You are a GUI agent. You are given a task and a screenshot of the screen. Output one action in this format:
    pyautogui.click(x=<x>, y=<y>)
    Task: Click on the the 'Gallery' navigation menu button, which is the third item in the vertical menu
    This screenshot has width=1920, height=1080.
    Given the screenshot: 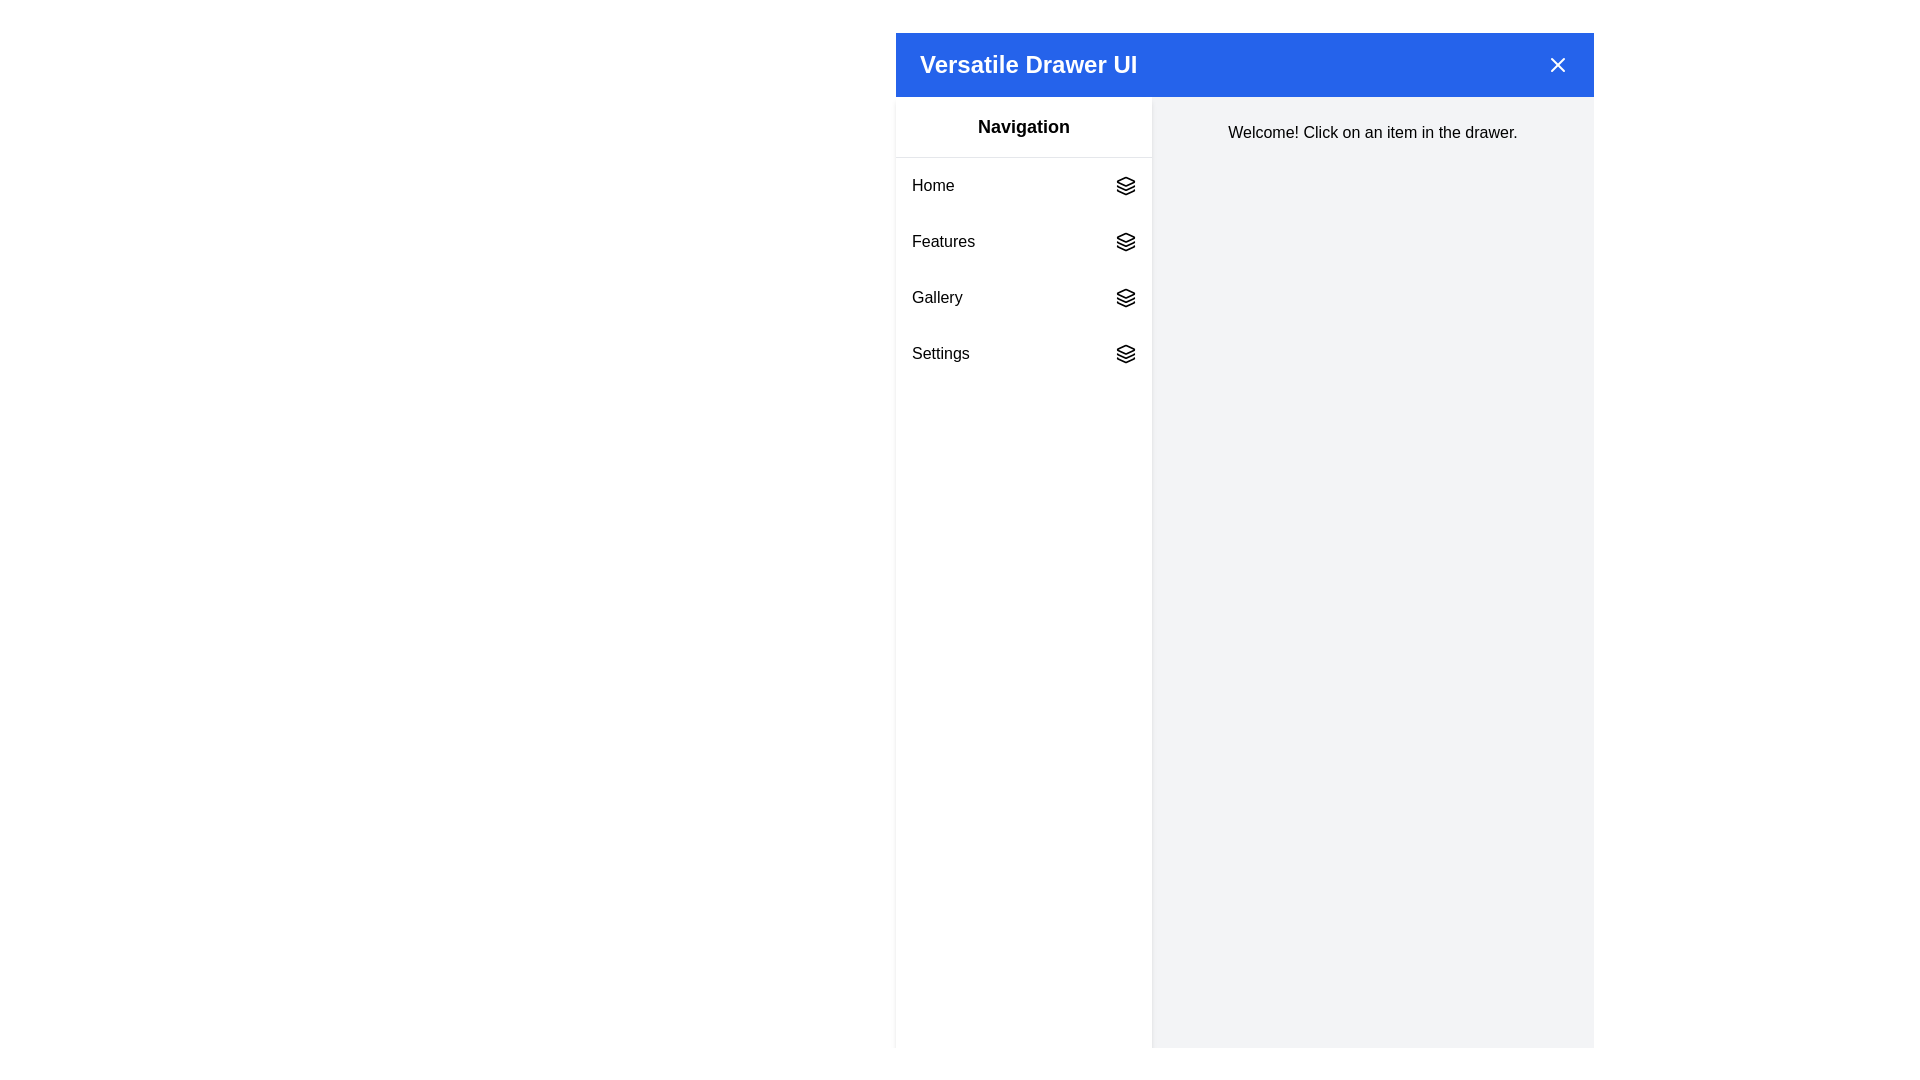 What is the action you would take?
    pyautogui.click(x=1023, y=297)
    